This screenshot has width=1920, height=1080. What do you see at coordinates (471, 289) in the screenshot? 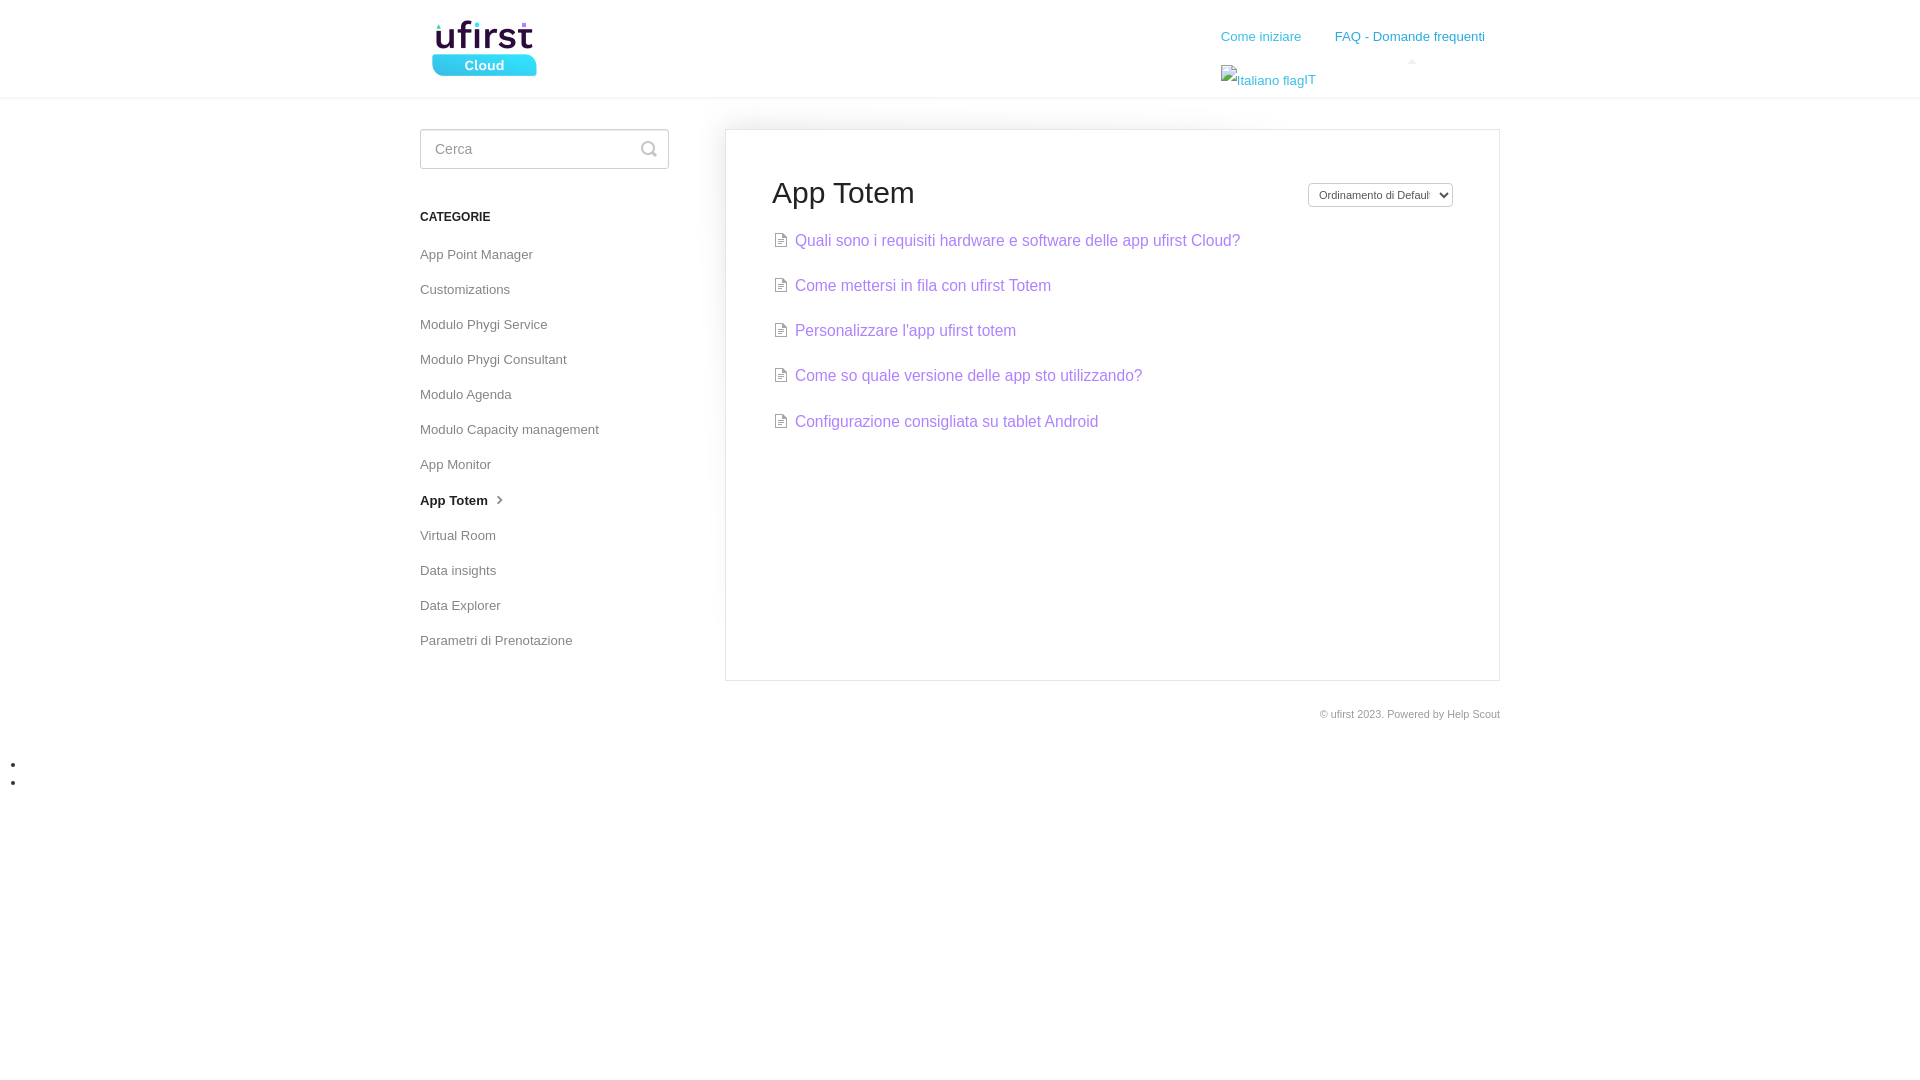
I see `'Customizations'` at bounding box center [471, 289].